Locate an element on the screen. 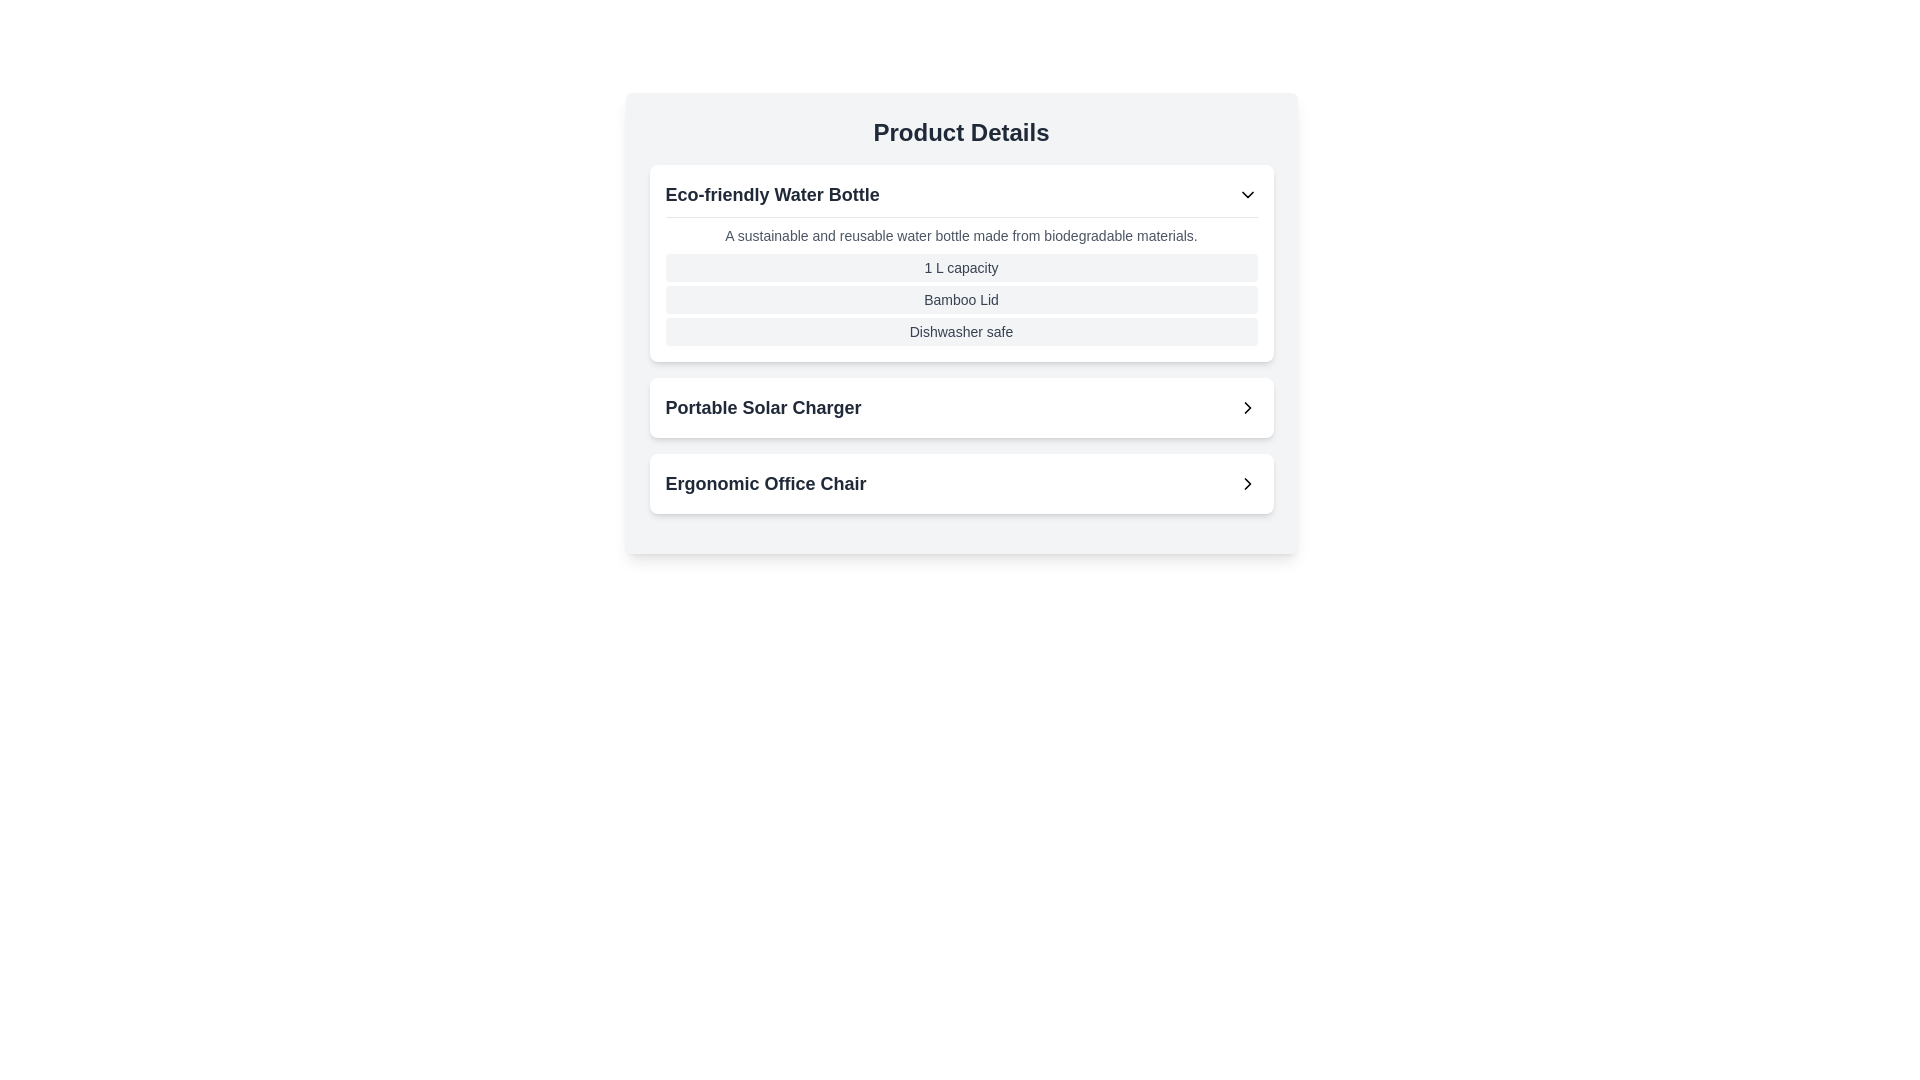  the chevron icon pointing to the right, located on the far right side of the row labeled 'Ergonomic Office Chair' is located at coordinates (1246, 483).